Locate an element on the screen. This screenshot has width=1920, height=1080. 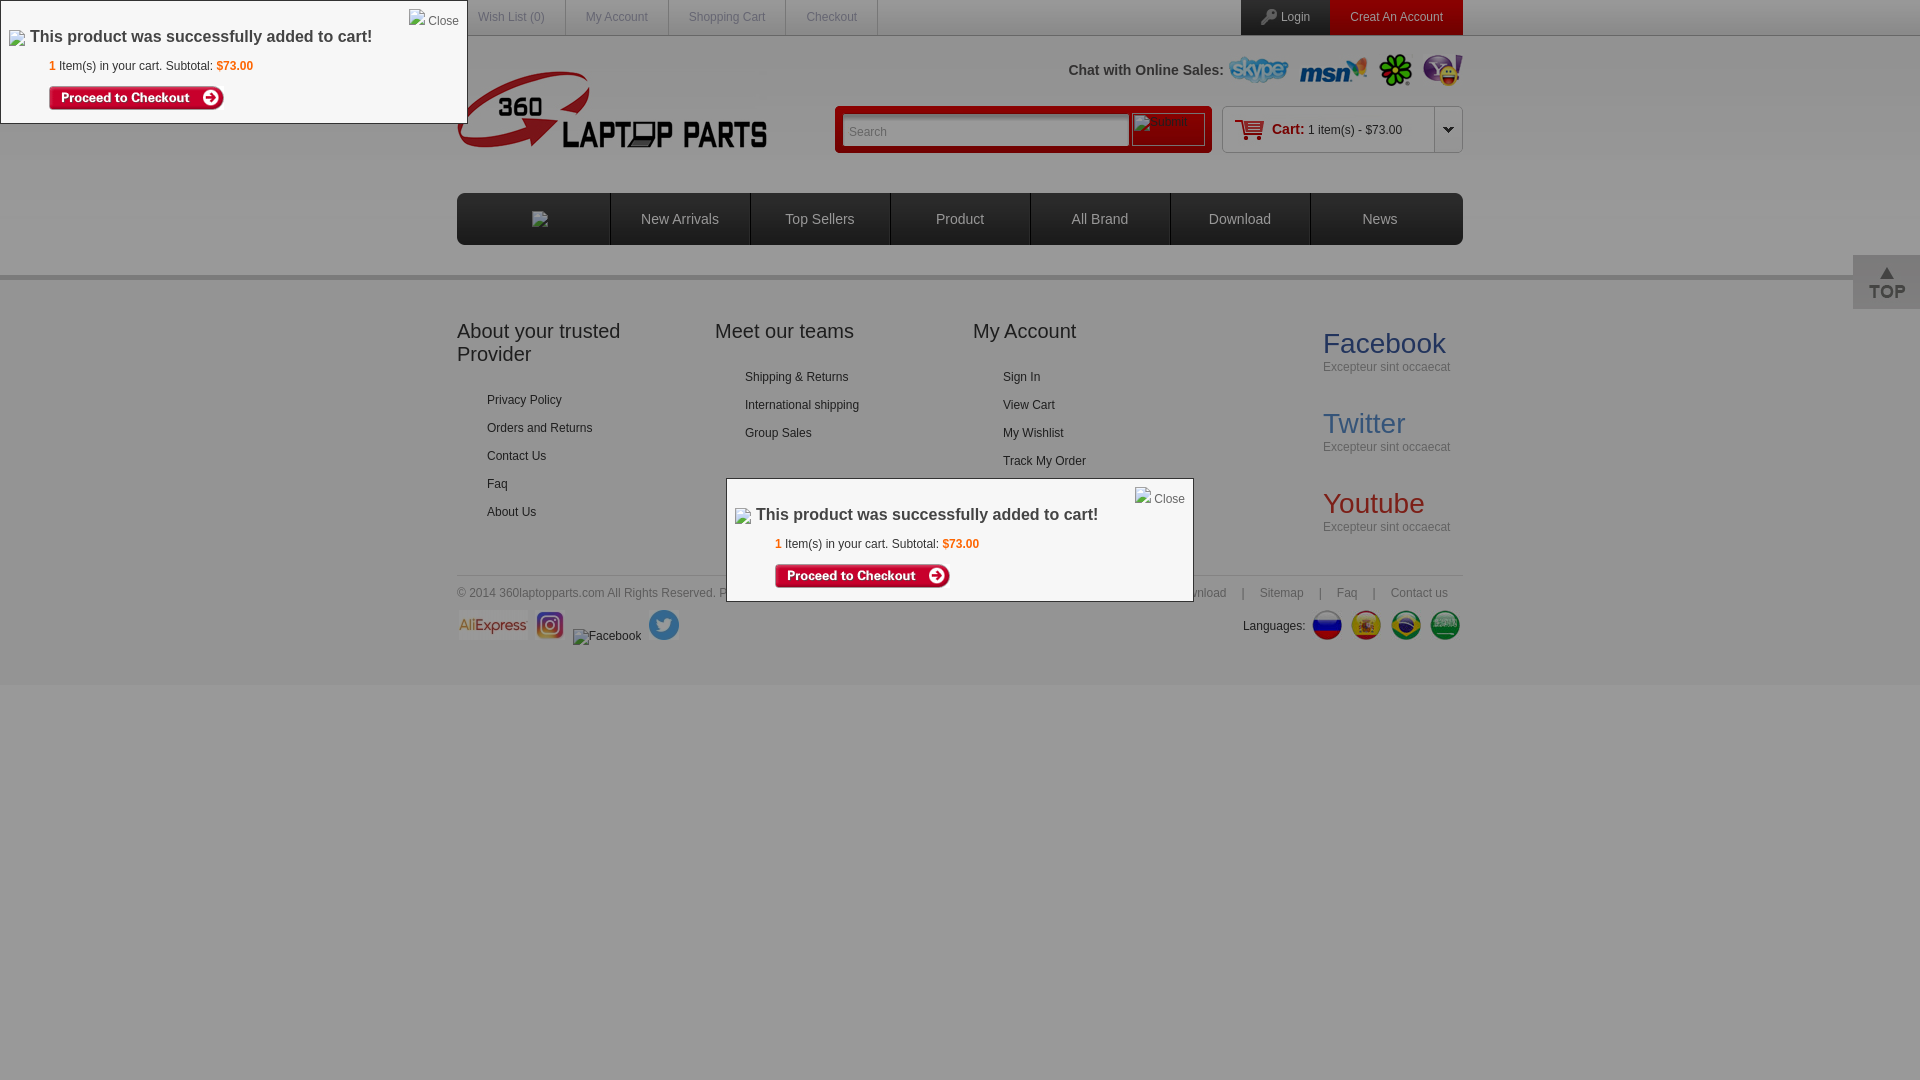
'Track My Order' is located at coordinates (1043, 461).